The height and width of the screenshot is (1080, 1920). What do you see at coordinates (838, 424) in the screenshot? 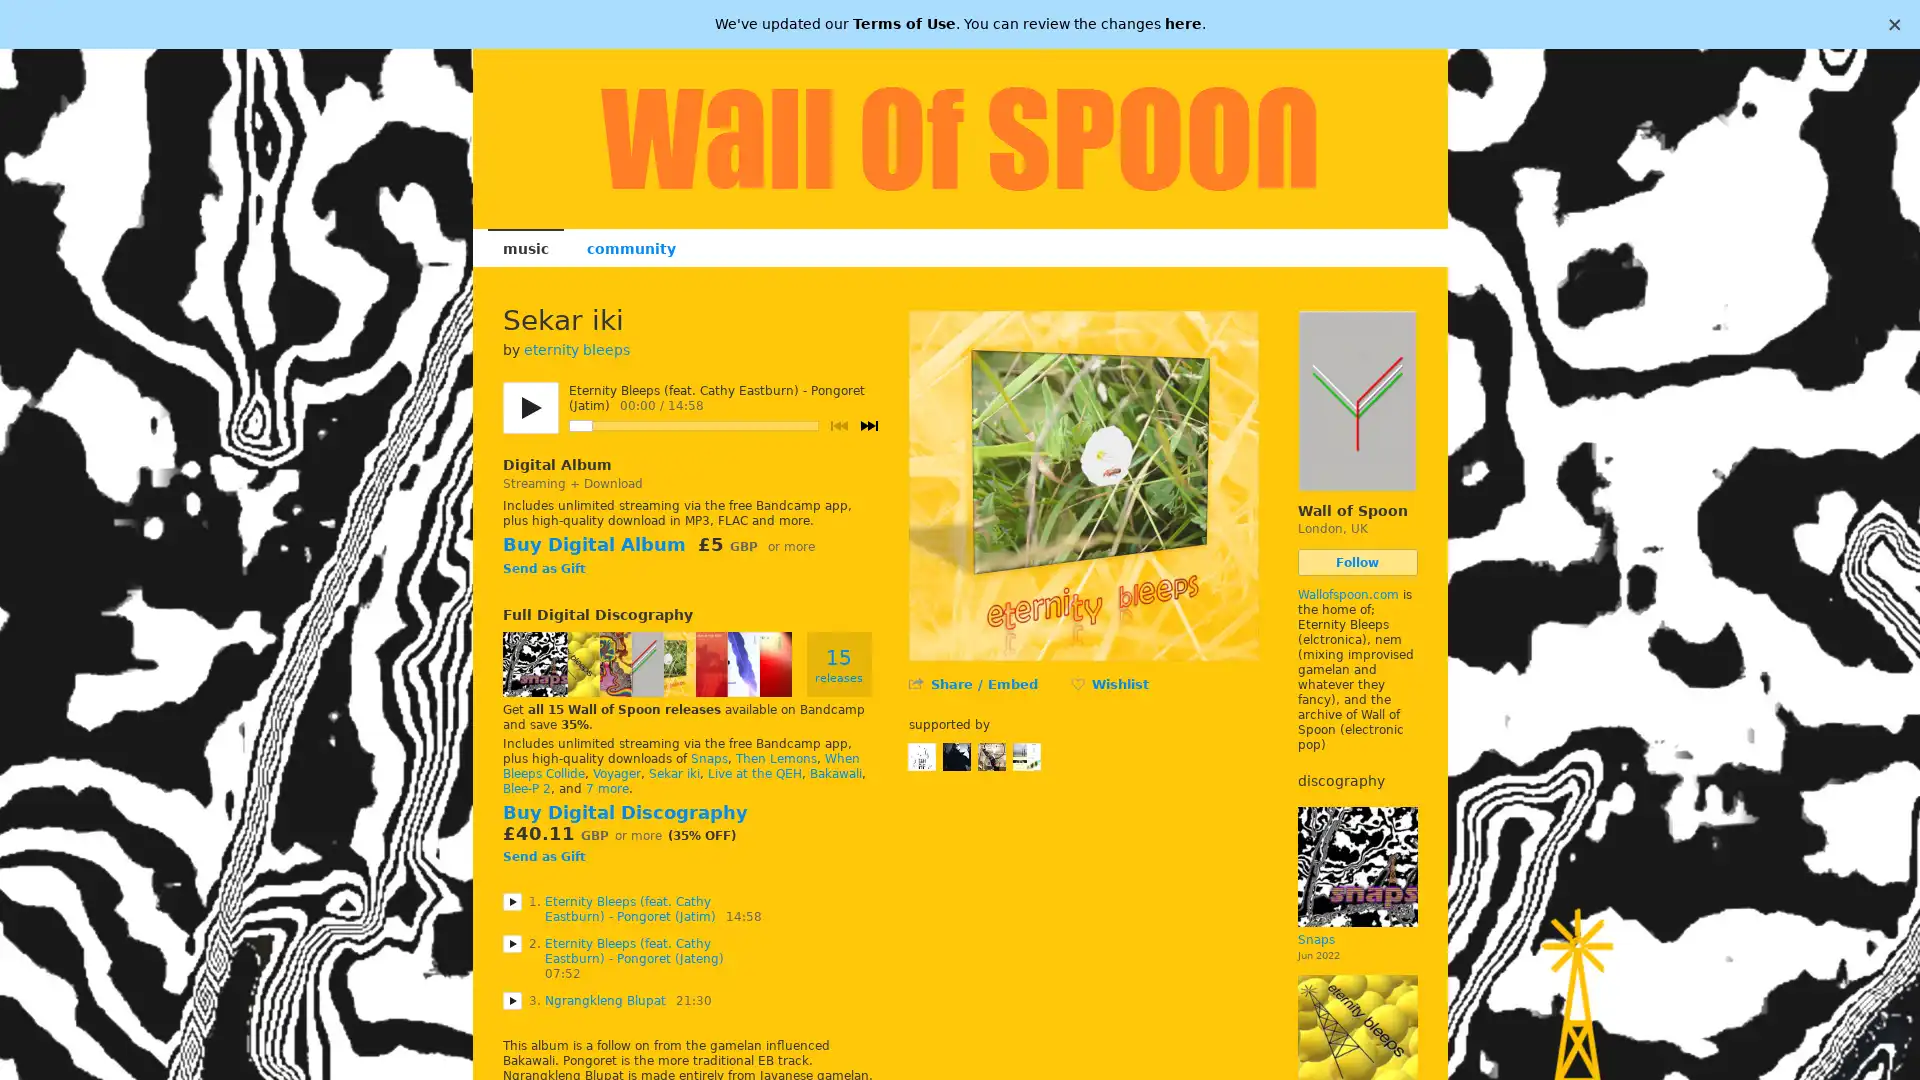
I see `Previous track` at bounding box center [838, 424].